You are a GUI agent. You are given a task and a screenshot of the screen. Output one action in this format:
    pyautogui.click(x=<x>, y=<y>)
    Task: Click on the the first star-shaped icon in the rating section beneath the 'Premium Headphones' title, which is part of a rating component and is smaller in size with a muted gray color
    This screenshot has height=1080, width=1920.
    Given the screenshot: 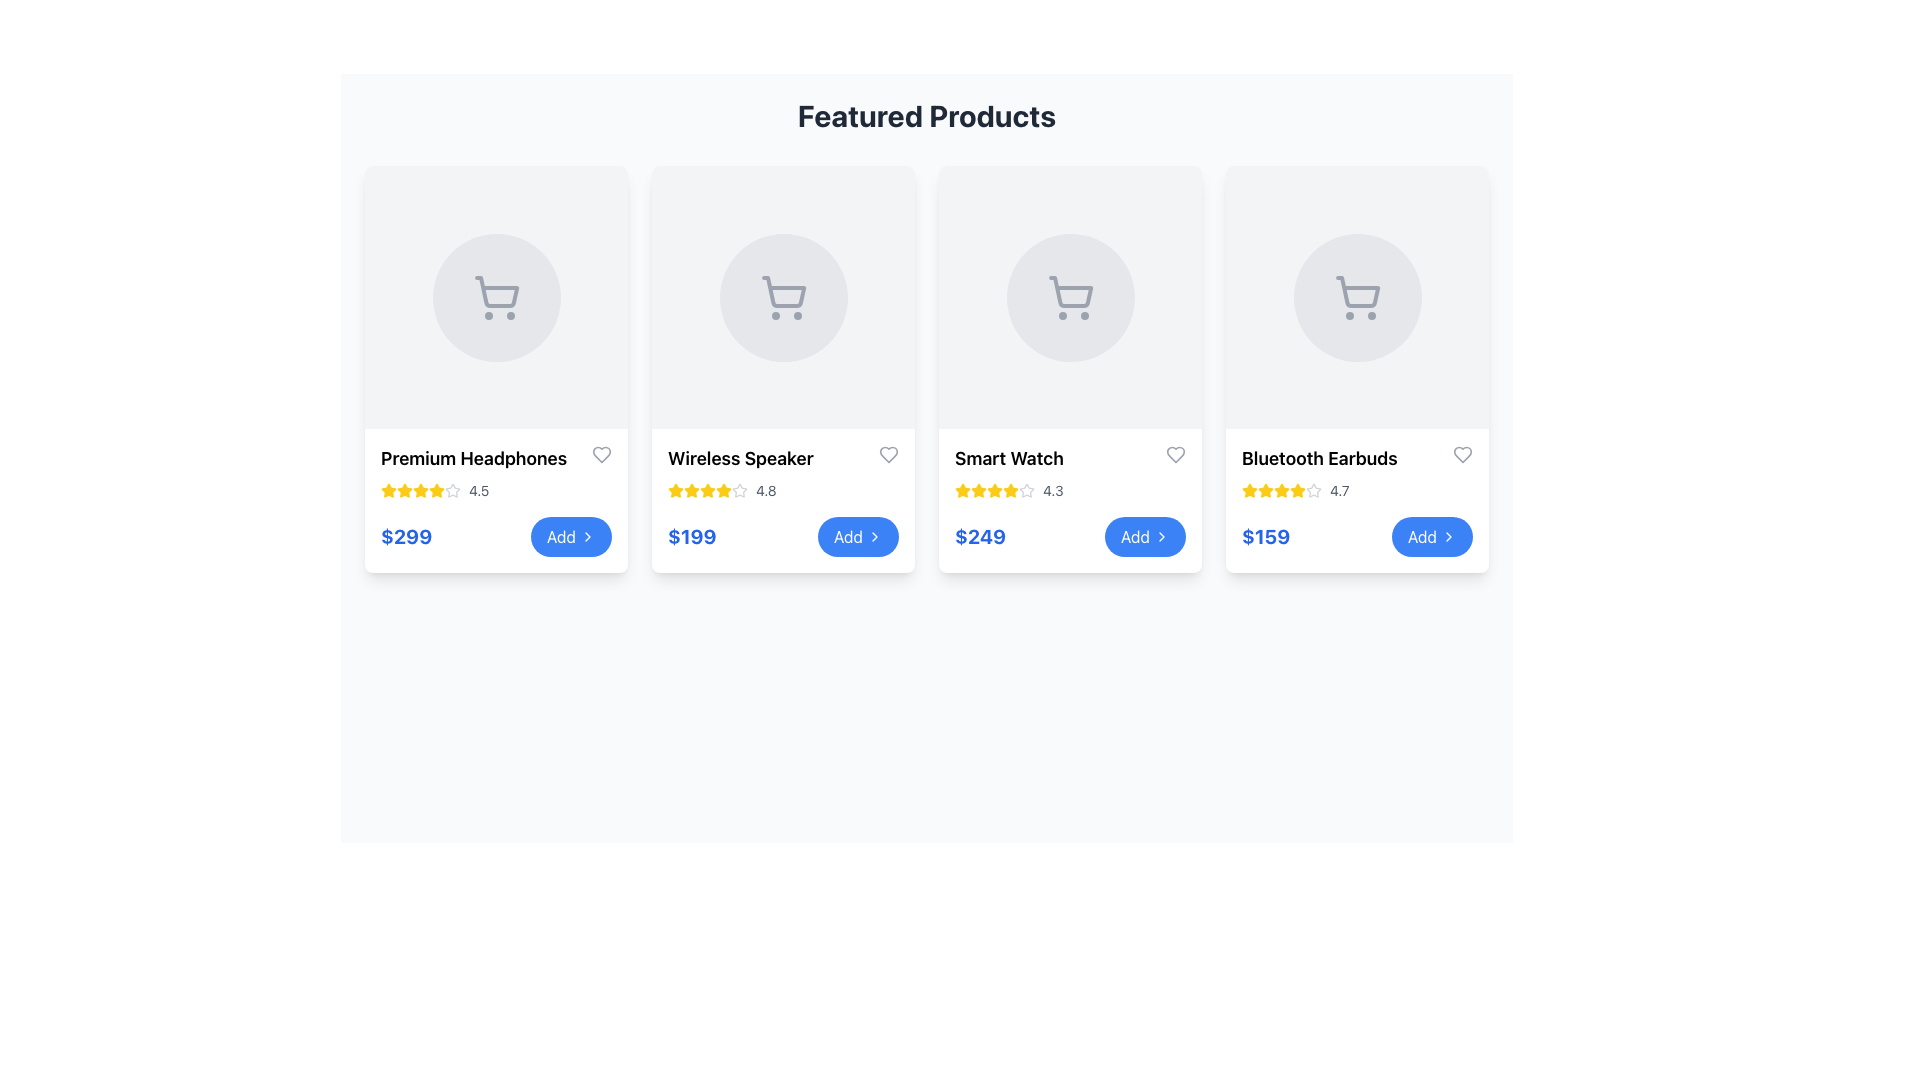 What is the action you would take?
    pyautogui.click(x=451, y=490)
    